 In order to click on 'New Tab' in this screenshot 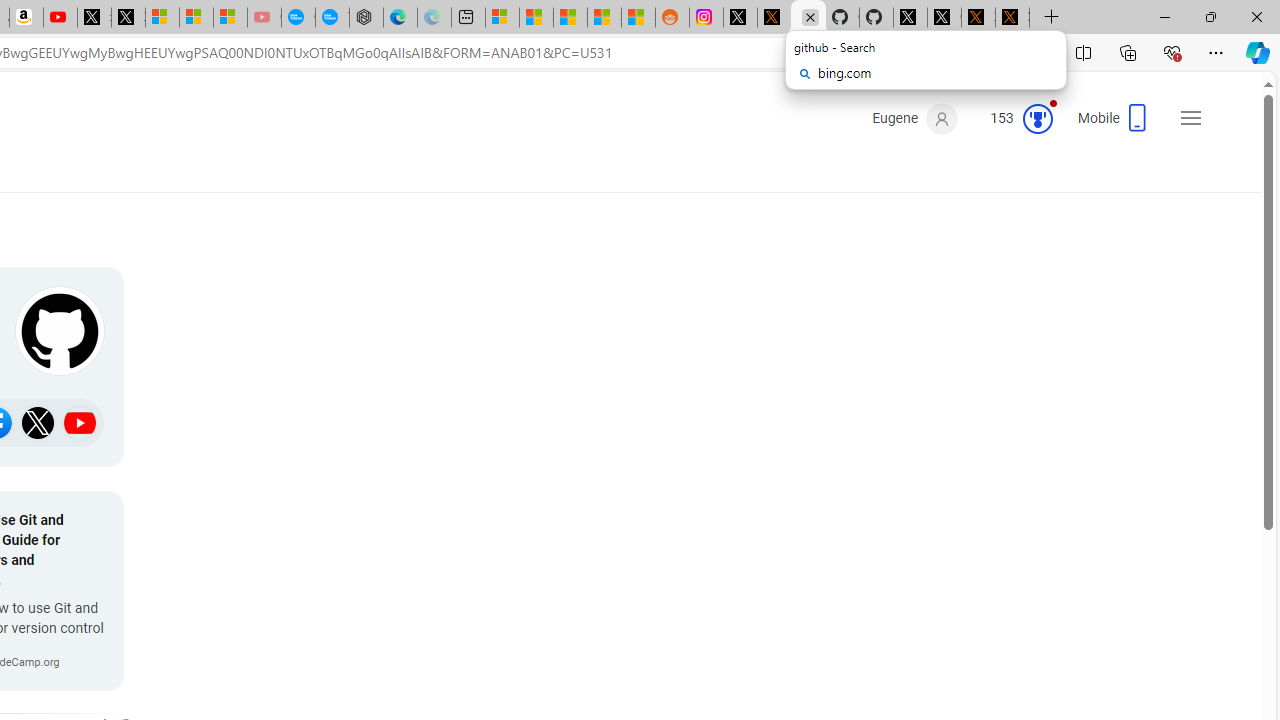, I will do `click(1051, 17)`.